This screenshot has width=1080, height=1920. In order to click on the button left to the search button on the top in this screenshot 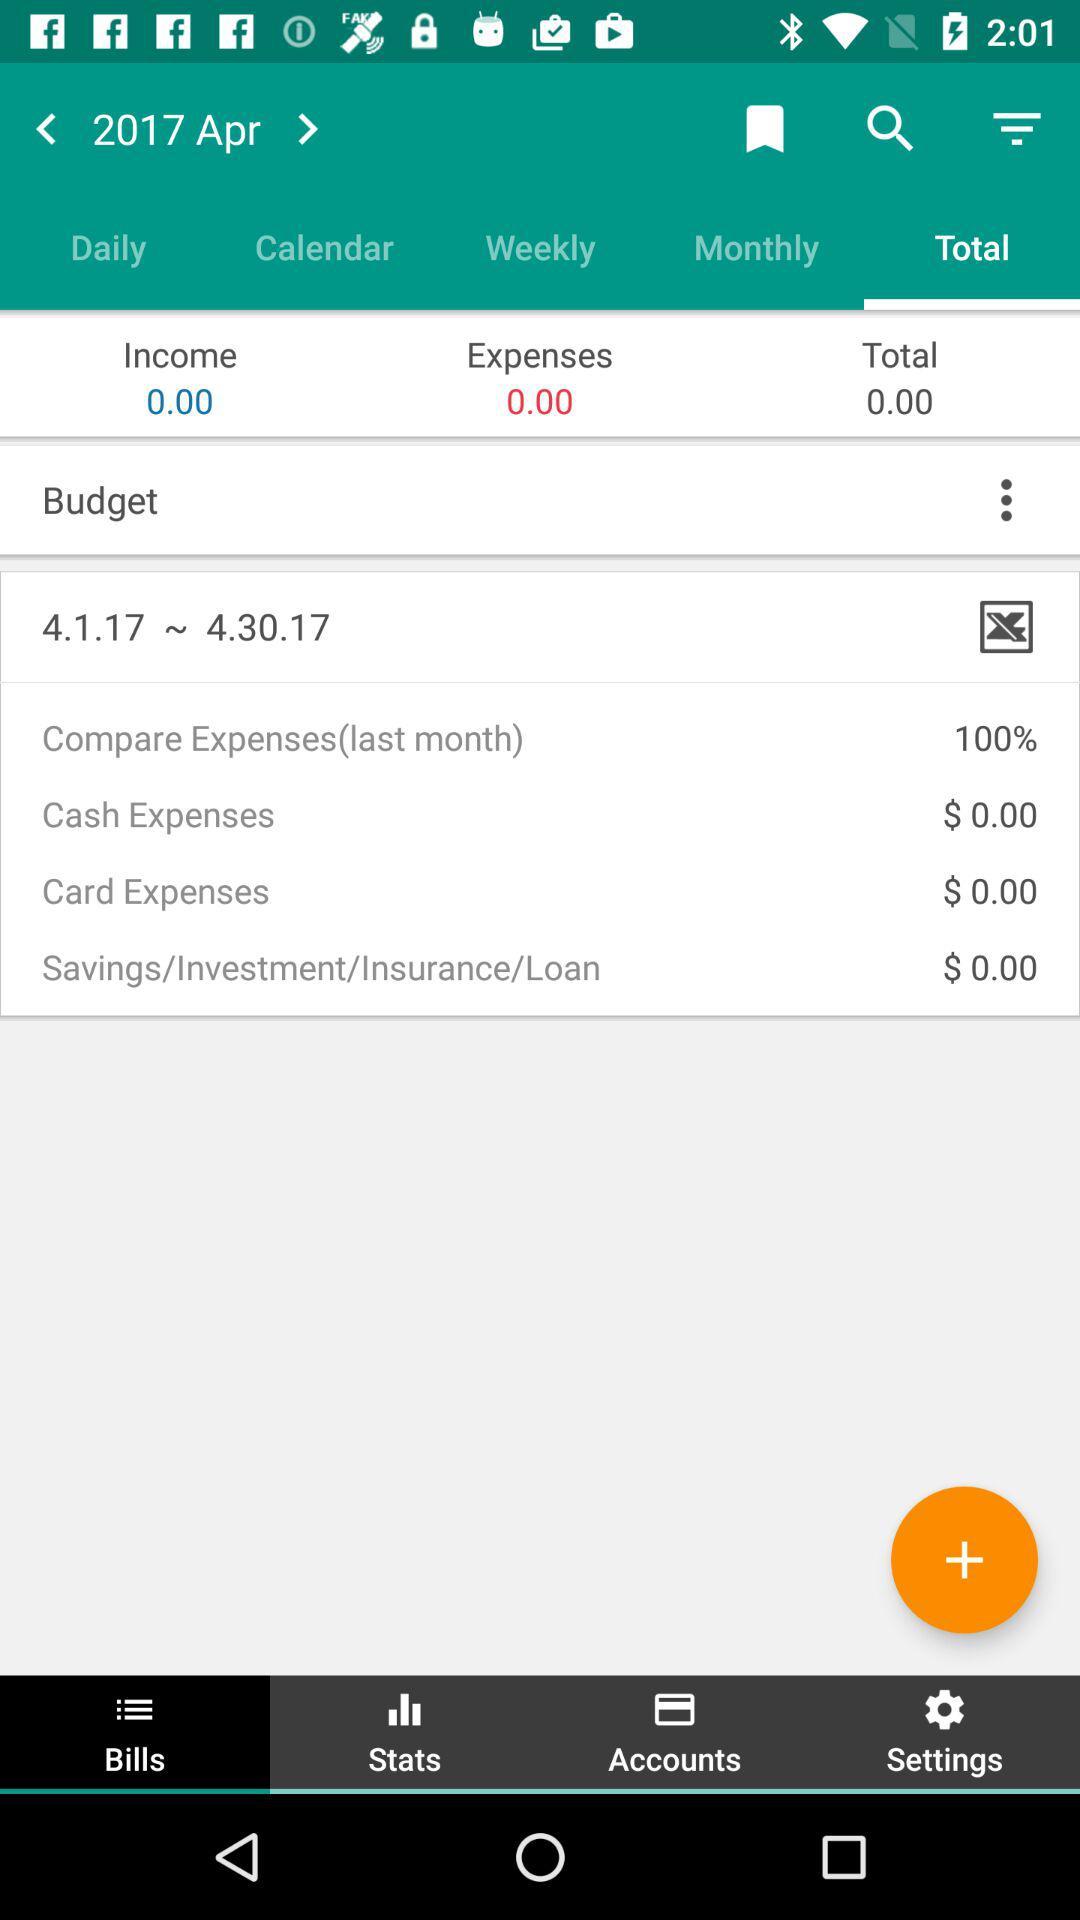, I will do `click(764, 127)`.